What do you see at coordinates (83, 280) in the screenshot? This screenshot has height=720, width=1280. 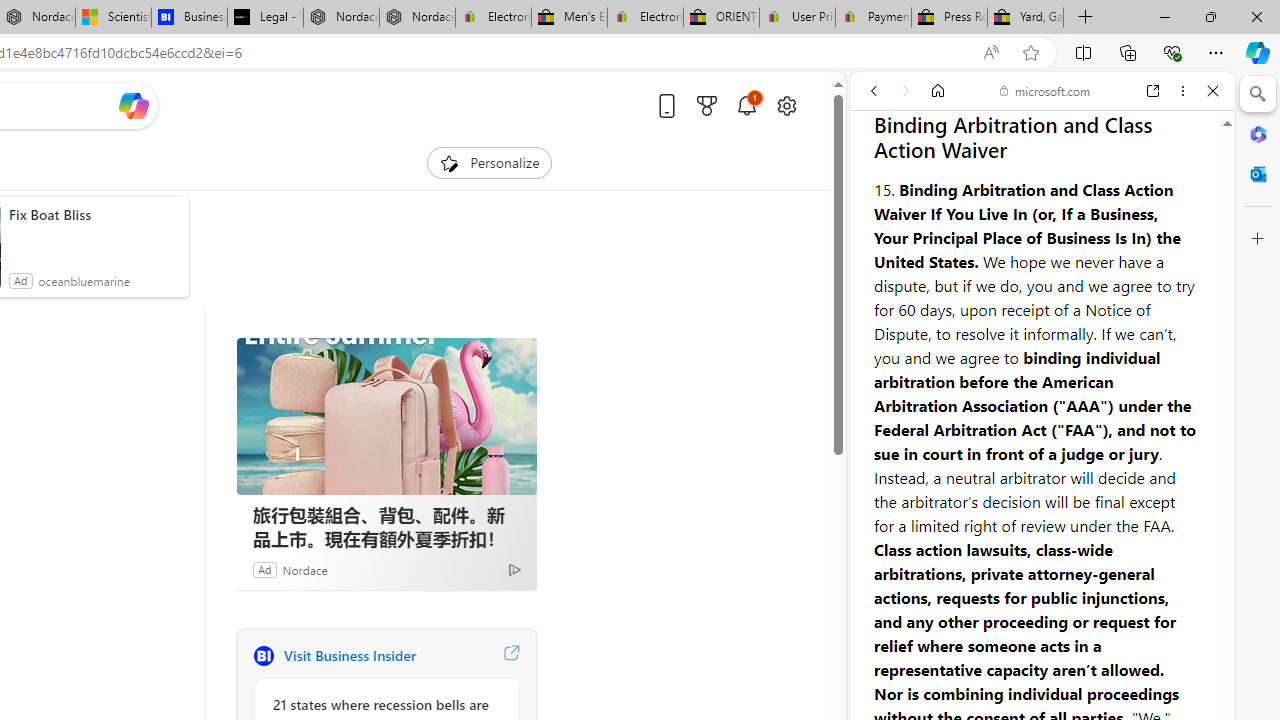 I see `'oceanbluemarine'` at bounding box center [83, 280].